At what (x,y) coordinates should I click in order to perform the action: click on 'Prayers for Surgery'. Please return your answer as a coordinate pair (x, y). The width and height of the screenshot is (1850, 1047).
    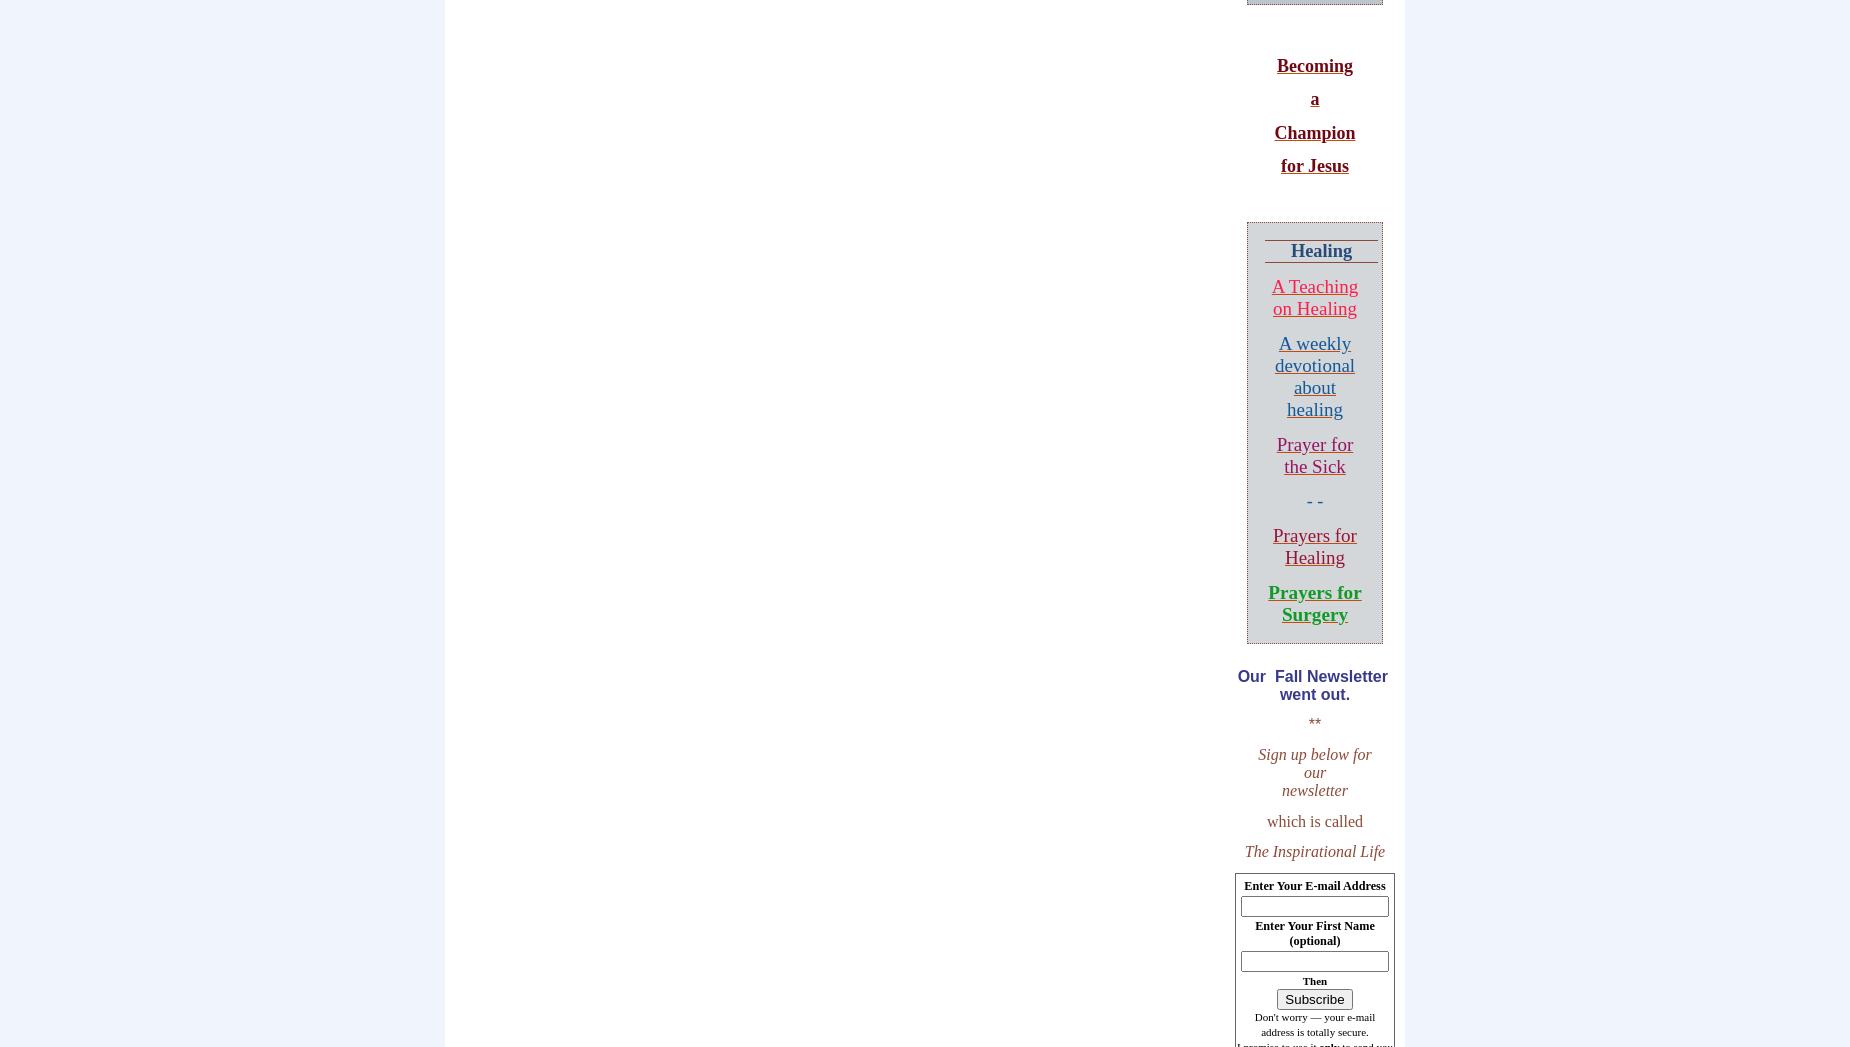
    Looking at the image, I should click on (1313, 602).